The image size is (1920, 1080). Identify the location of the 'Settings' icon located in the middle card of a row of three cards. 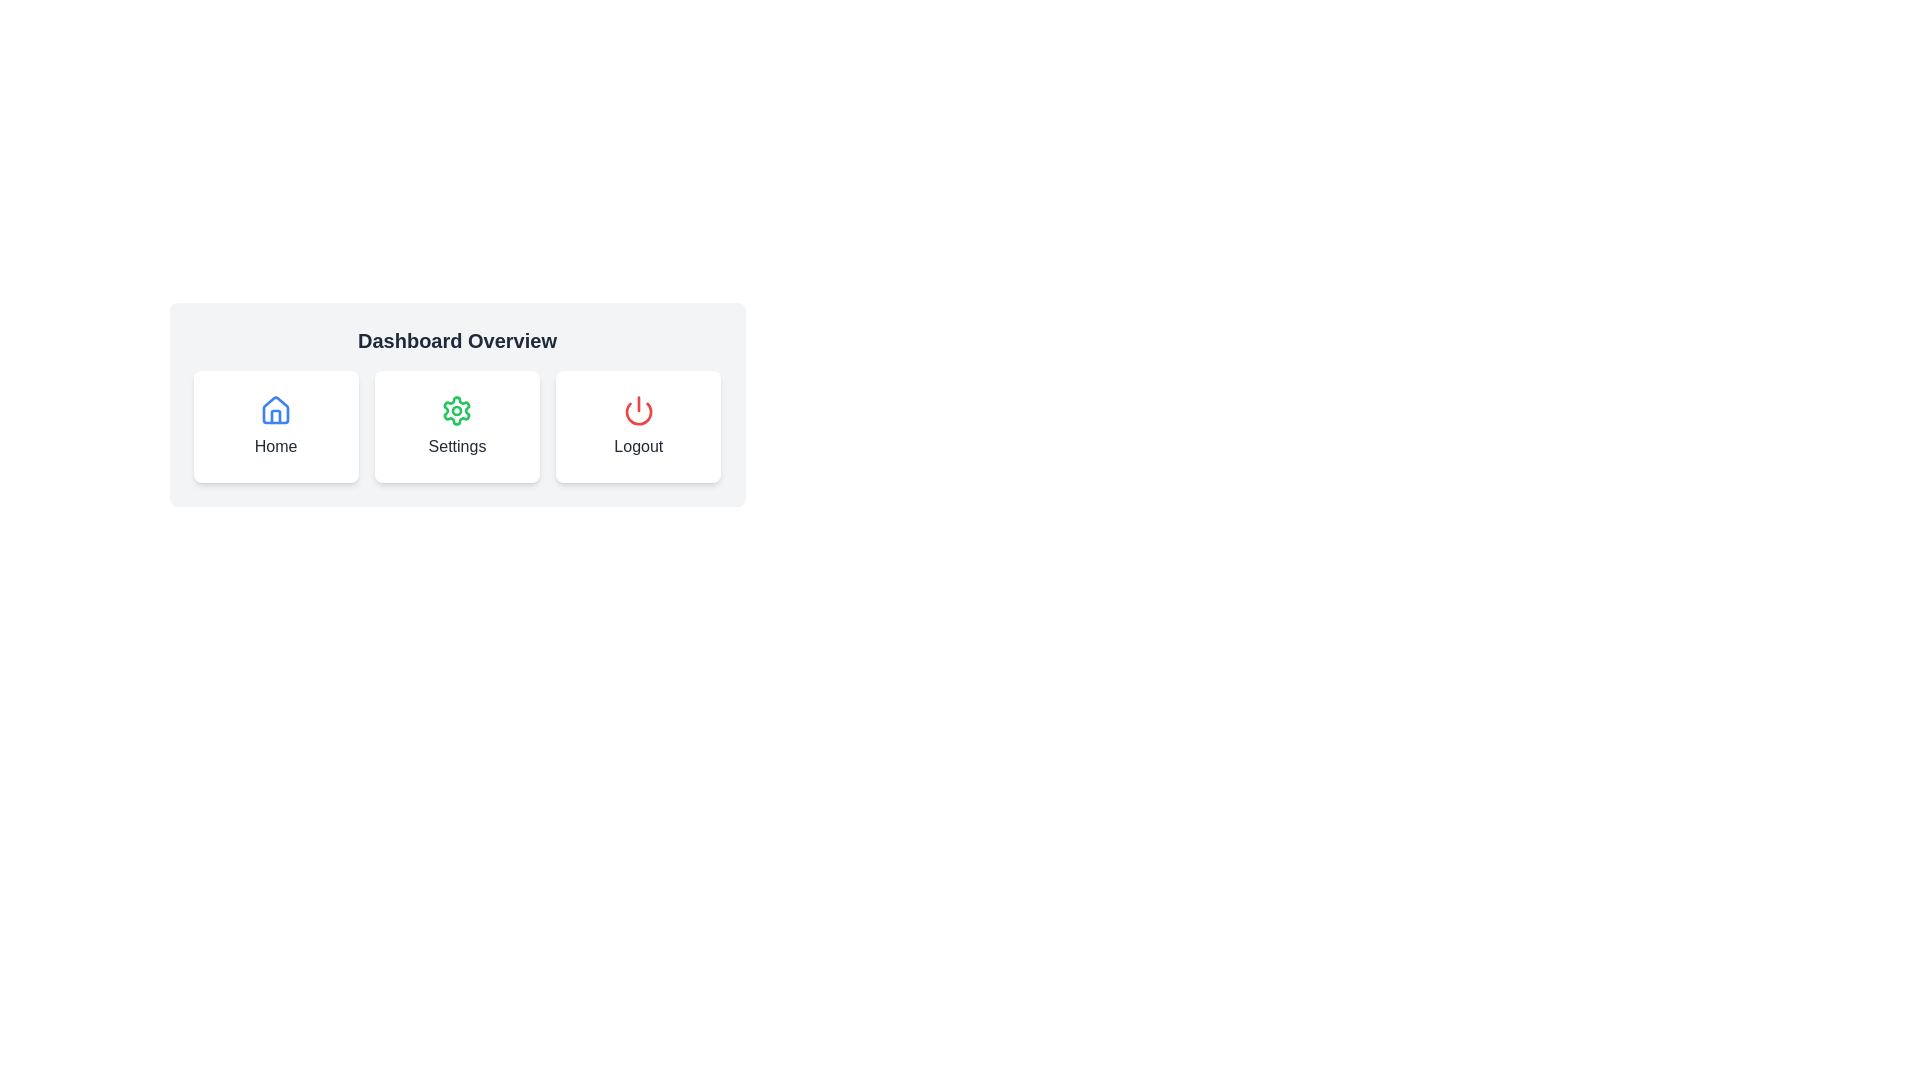
(456, 410).